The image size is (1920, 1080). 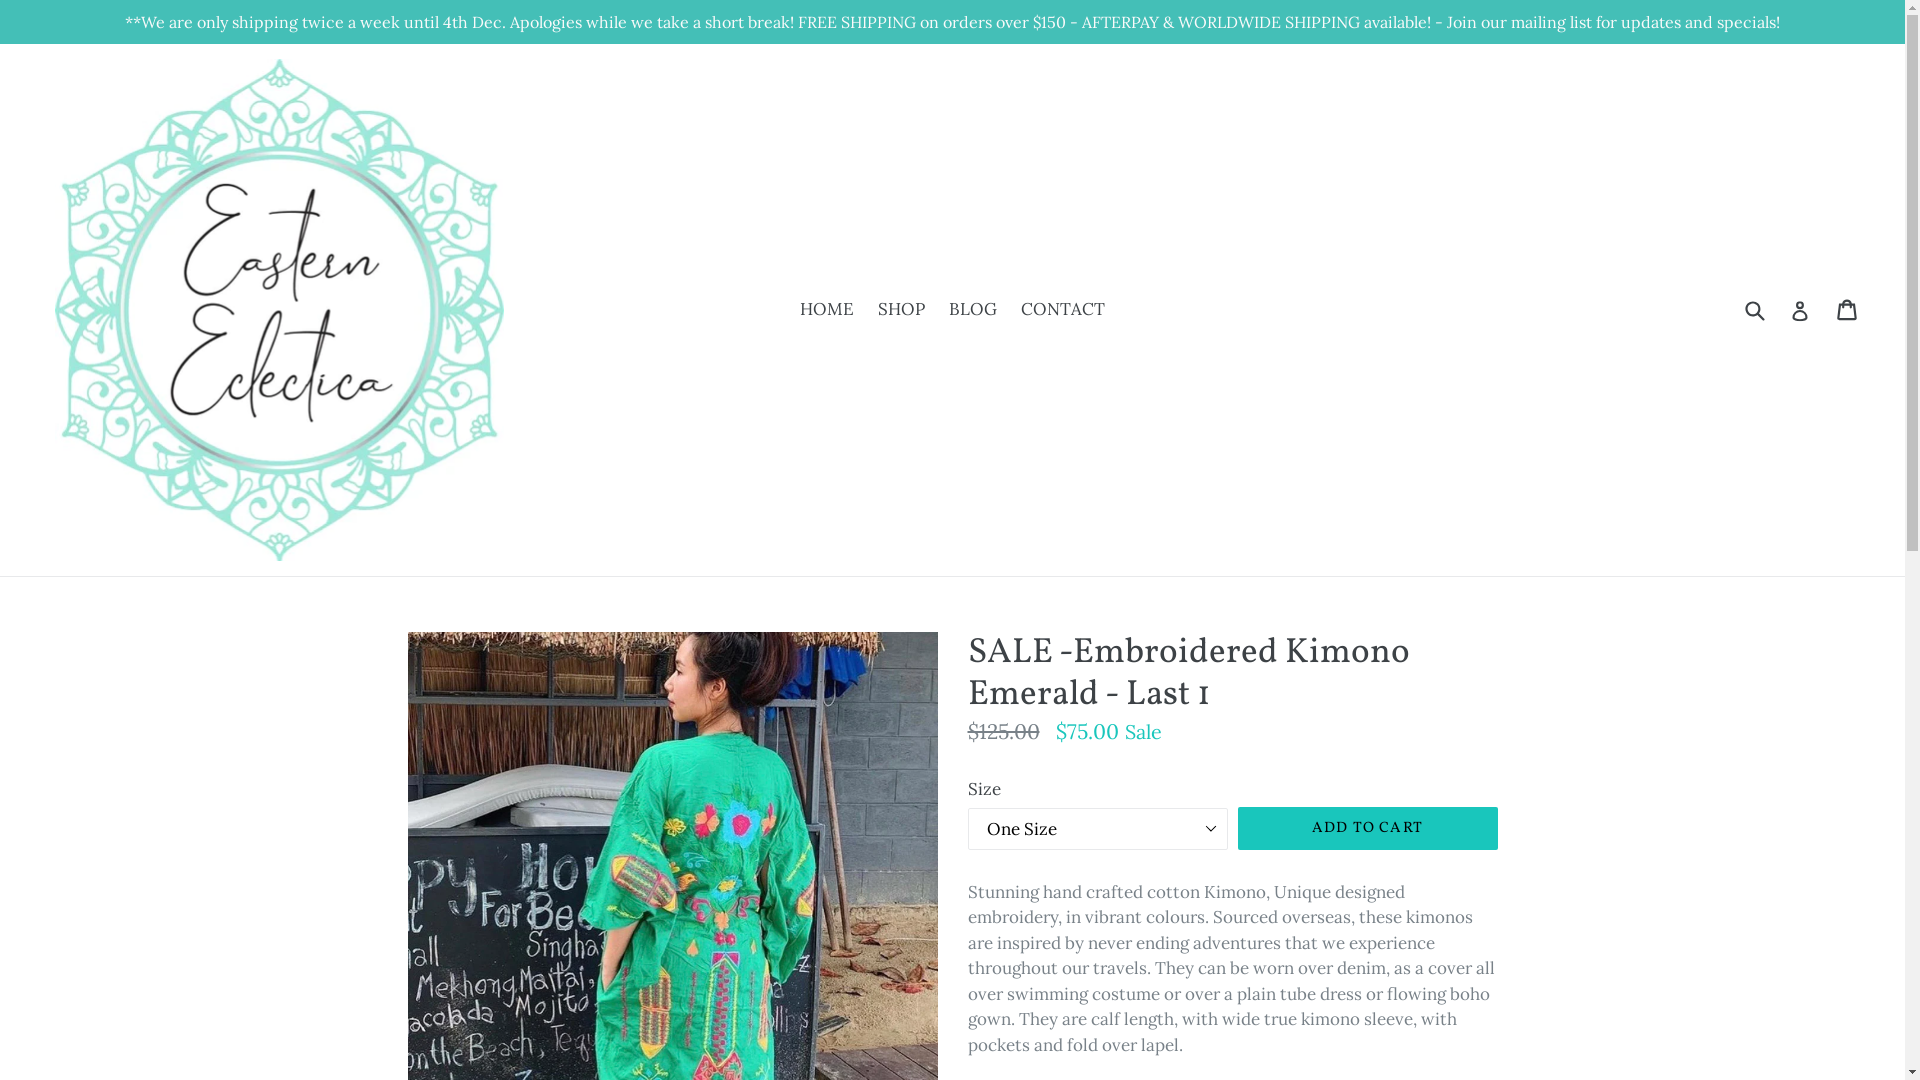 I want to click on 'Log in', so click(x=1790, y=309).